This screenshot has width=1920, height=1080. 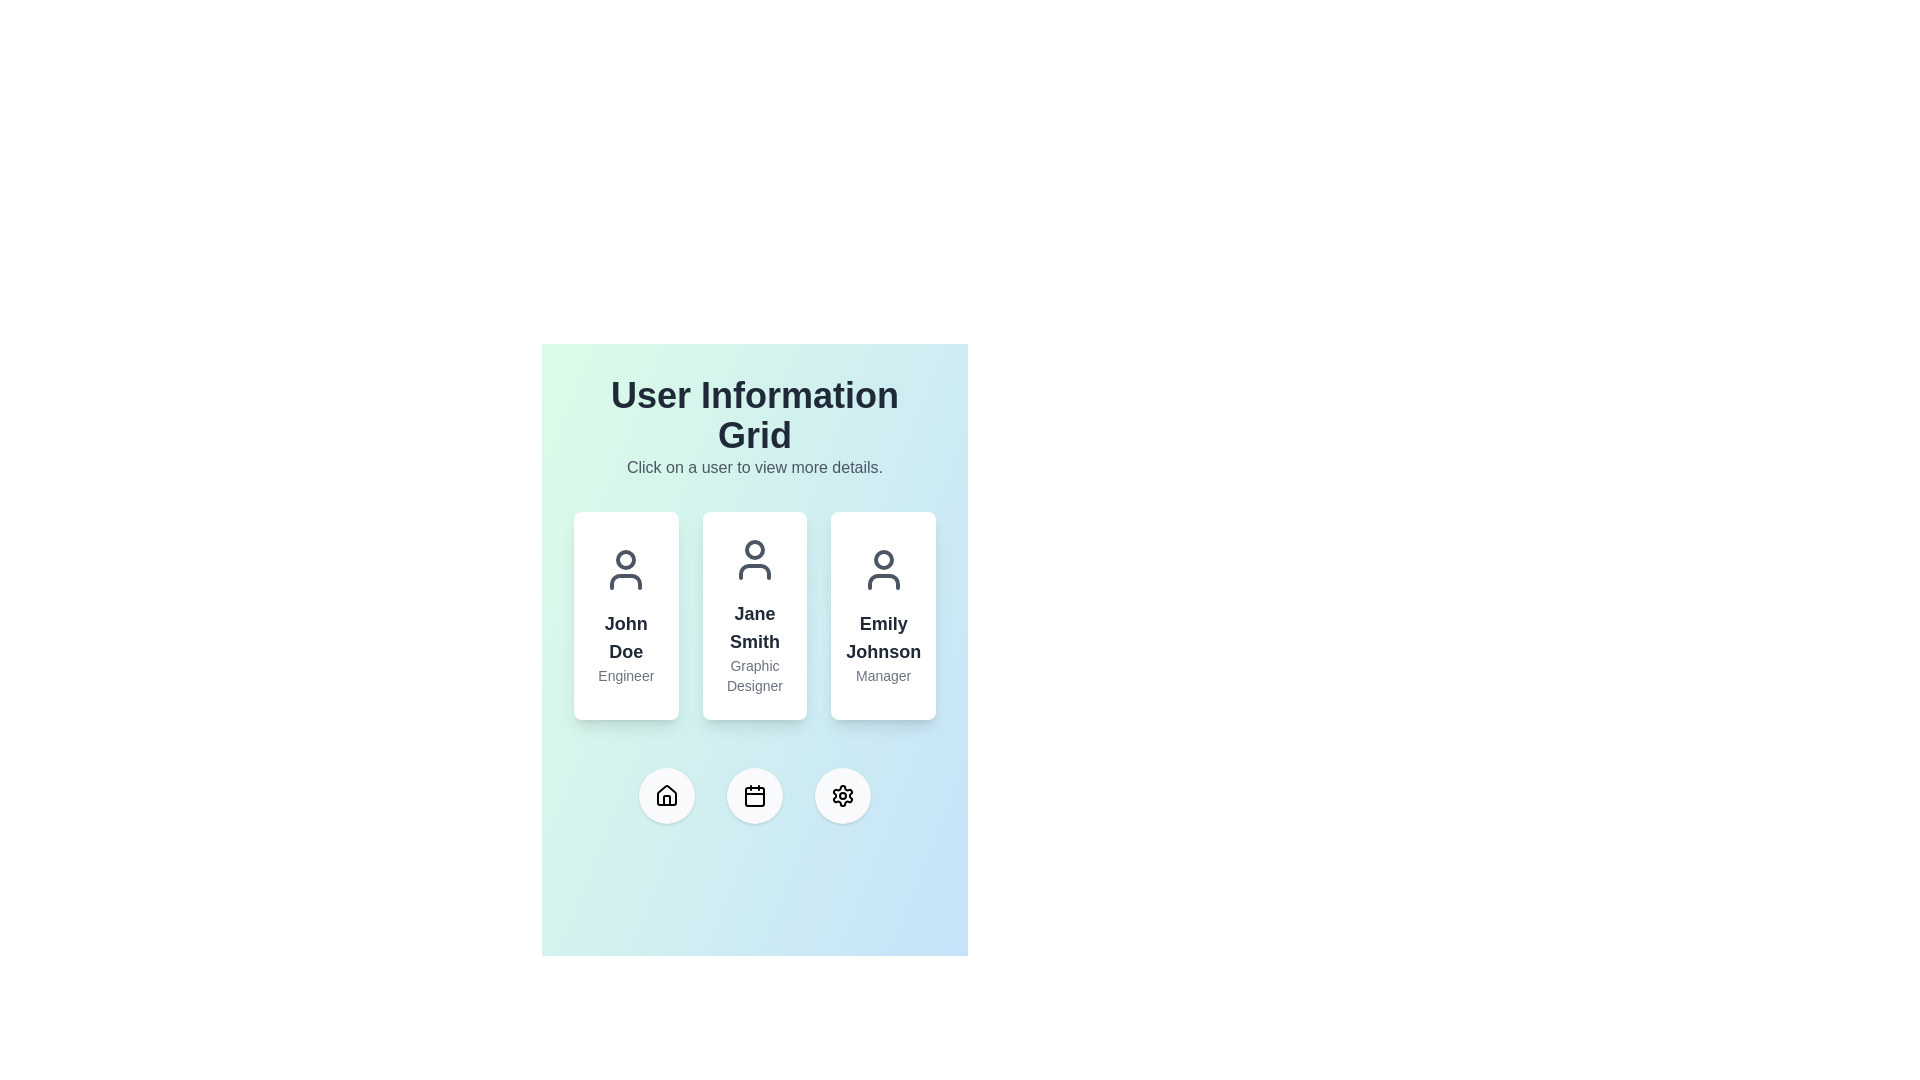 What do you see at coordinates (843, 794) in the screenshot?
I see `the settings button, which is the third circular button from the left in a row of three at the bottom center of the interface` at bounding box center [843, 794].